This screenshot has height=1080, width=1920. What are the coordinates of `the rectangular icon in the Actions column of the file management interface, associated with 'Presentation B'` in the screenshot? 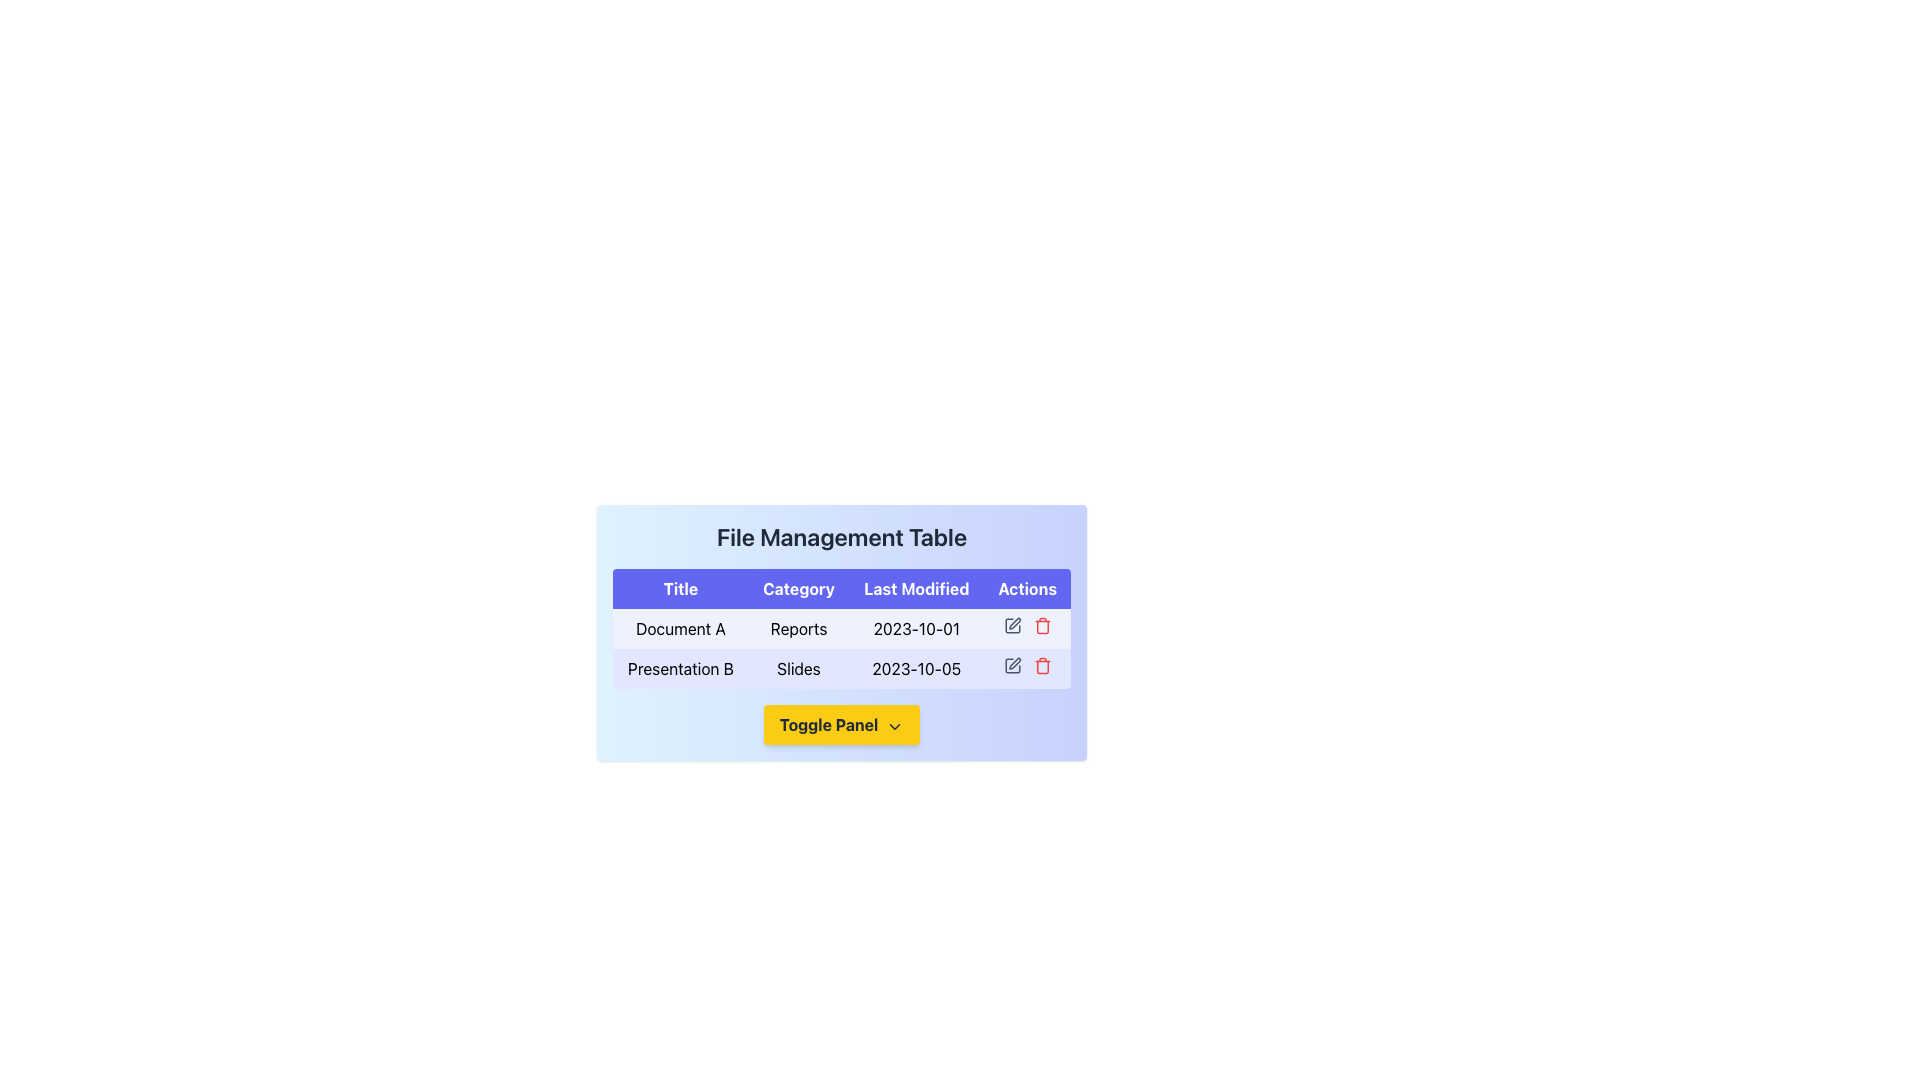 It's located at (1012, 666).